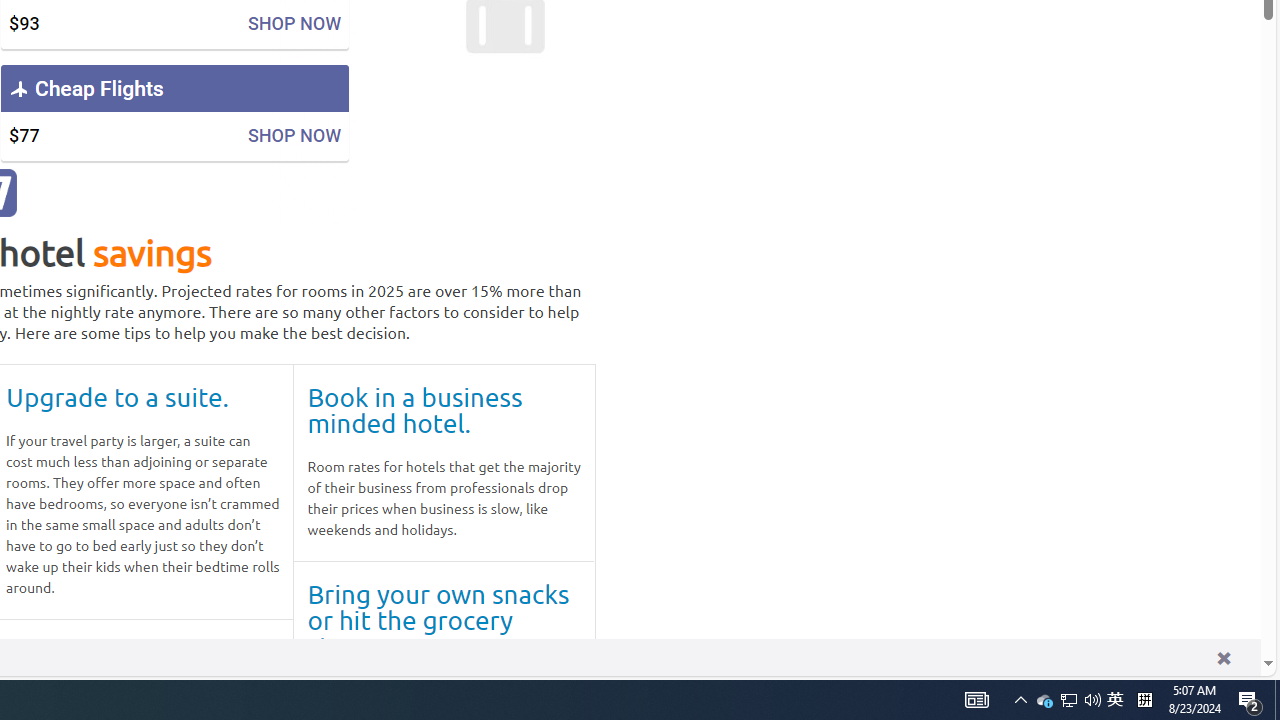 This screenshot has height=720, width=1280. What do you see at coordinates (1222, 657) in the screenshot?
I see `'dismiss cookie message'` at bounding box center [1222, 657].